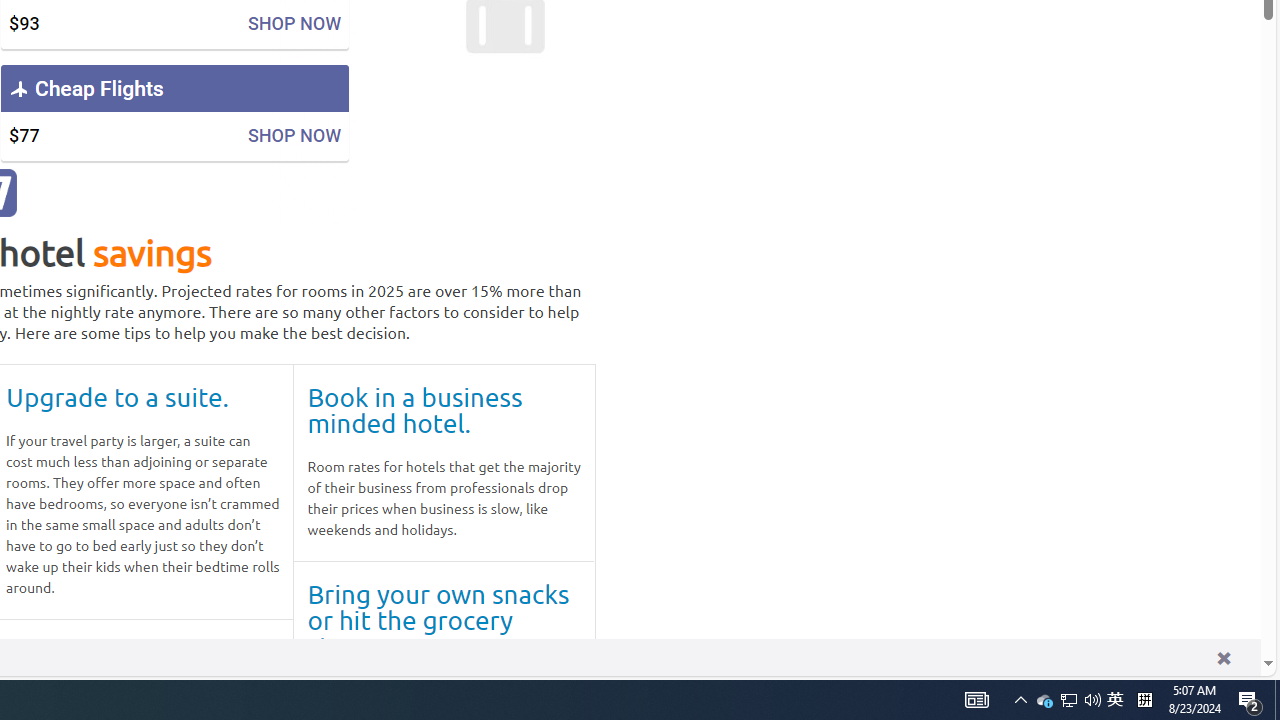 This screenshot has height=720, width=1280. What do you see at coordinates (1222, 657) in the screenshot?
I see `'dismiss cookie message'` at bounding box center [1222, 657].